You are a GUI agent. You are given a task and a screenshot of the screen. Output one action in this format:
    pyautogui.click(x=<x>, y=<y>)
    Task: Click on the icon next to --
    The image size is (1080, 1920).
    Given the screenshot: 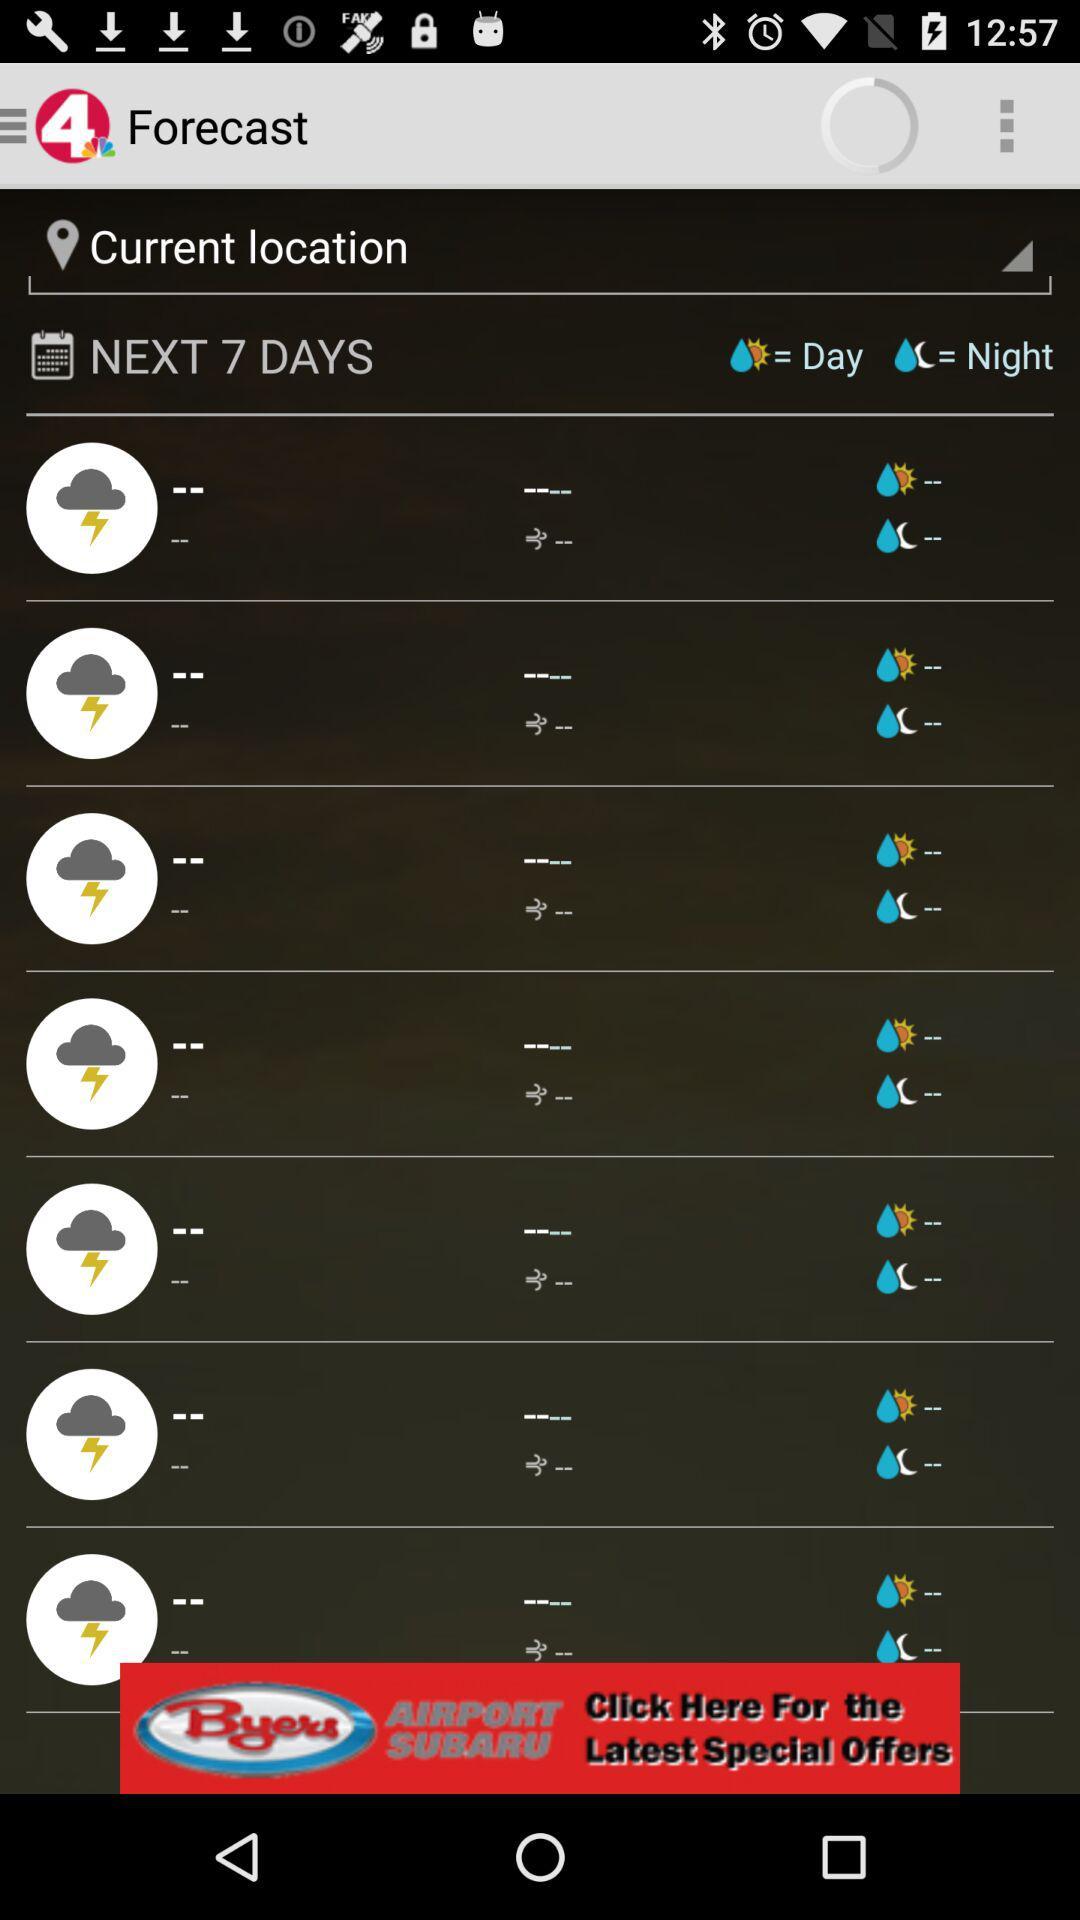 What is the action you would take?
    pyautogui.click(x=909, y=905)
    